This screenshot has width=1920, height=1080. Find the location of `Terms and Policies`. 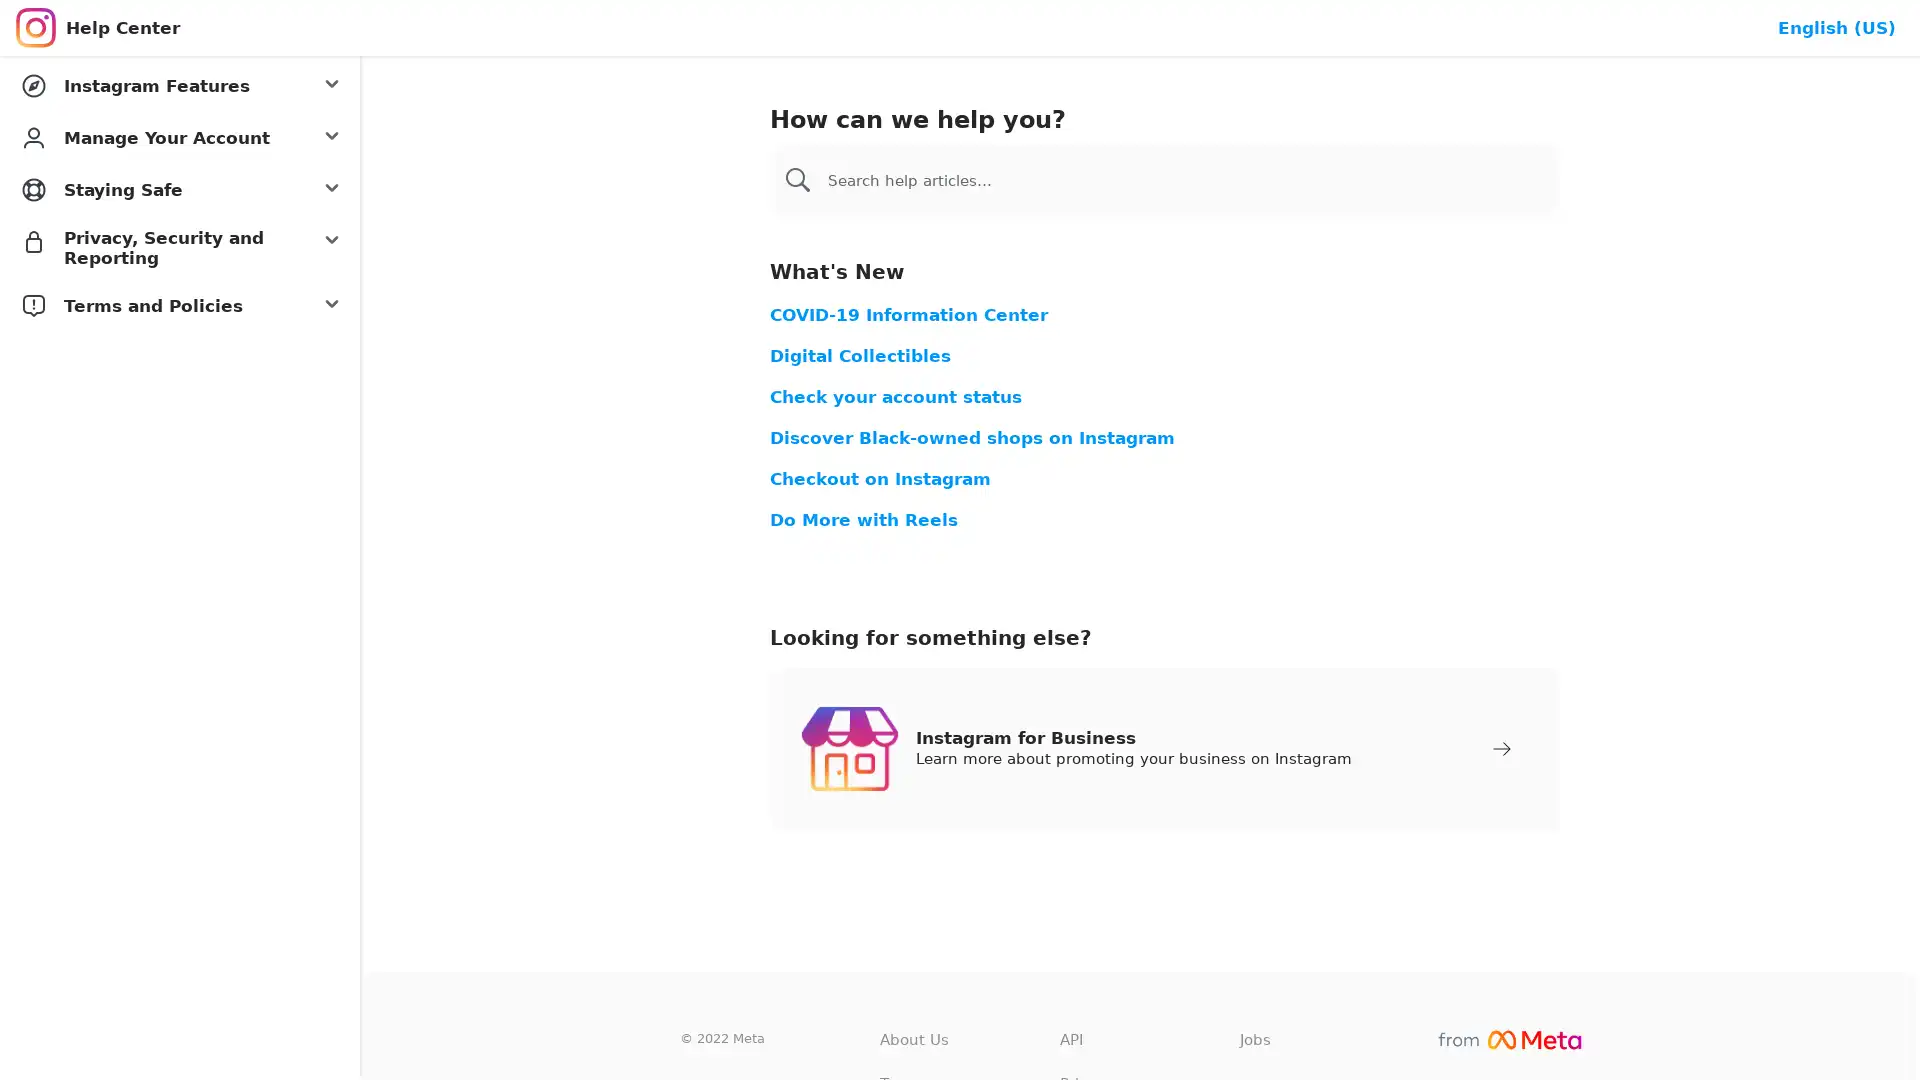

Terms and Policies is located at coordinates (180, 305).